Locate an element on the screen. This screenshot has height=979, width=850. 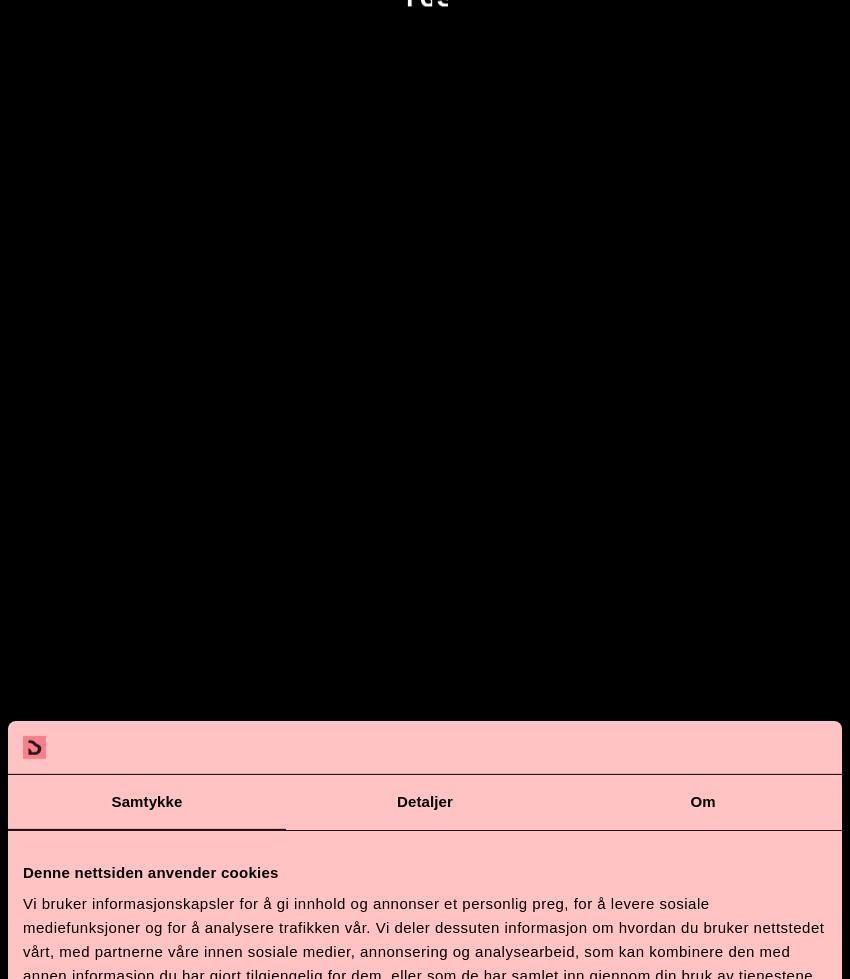
'Samtykke' is located at coordinates (146, 799).